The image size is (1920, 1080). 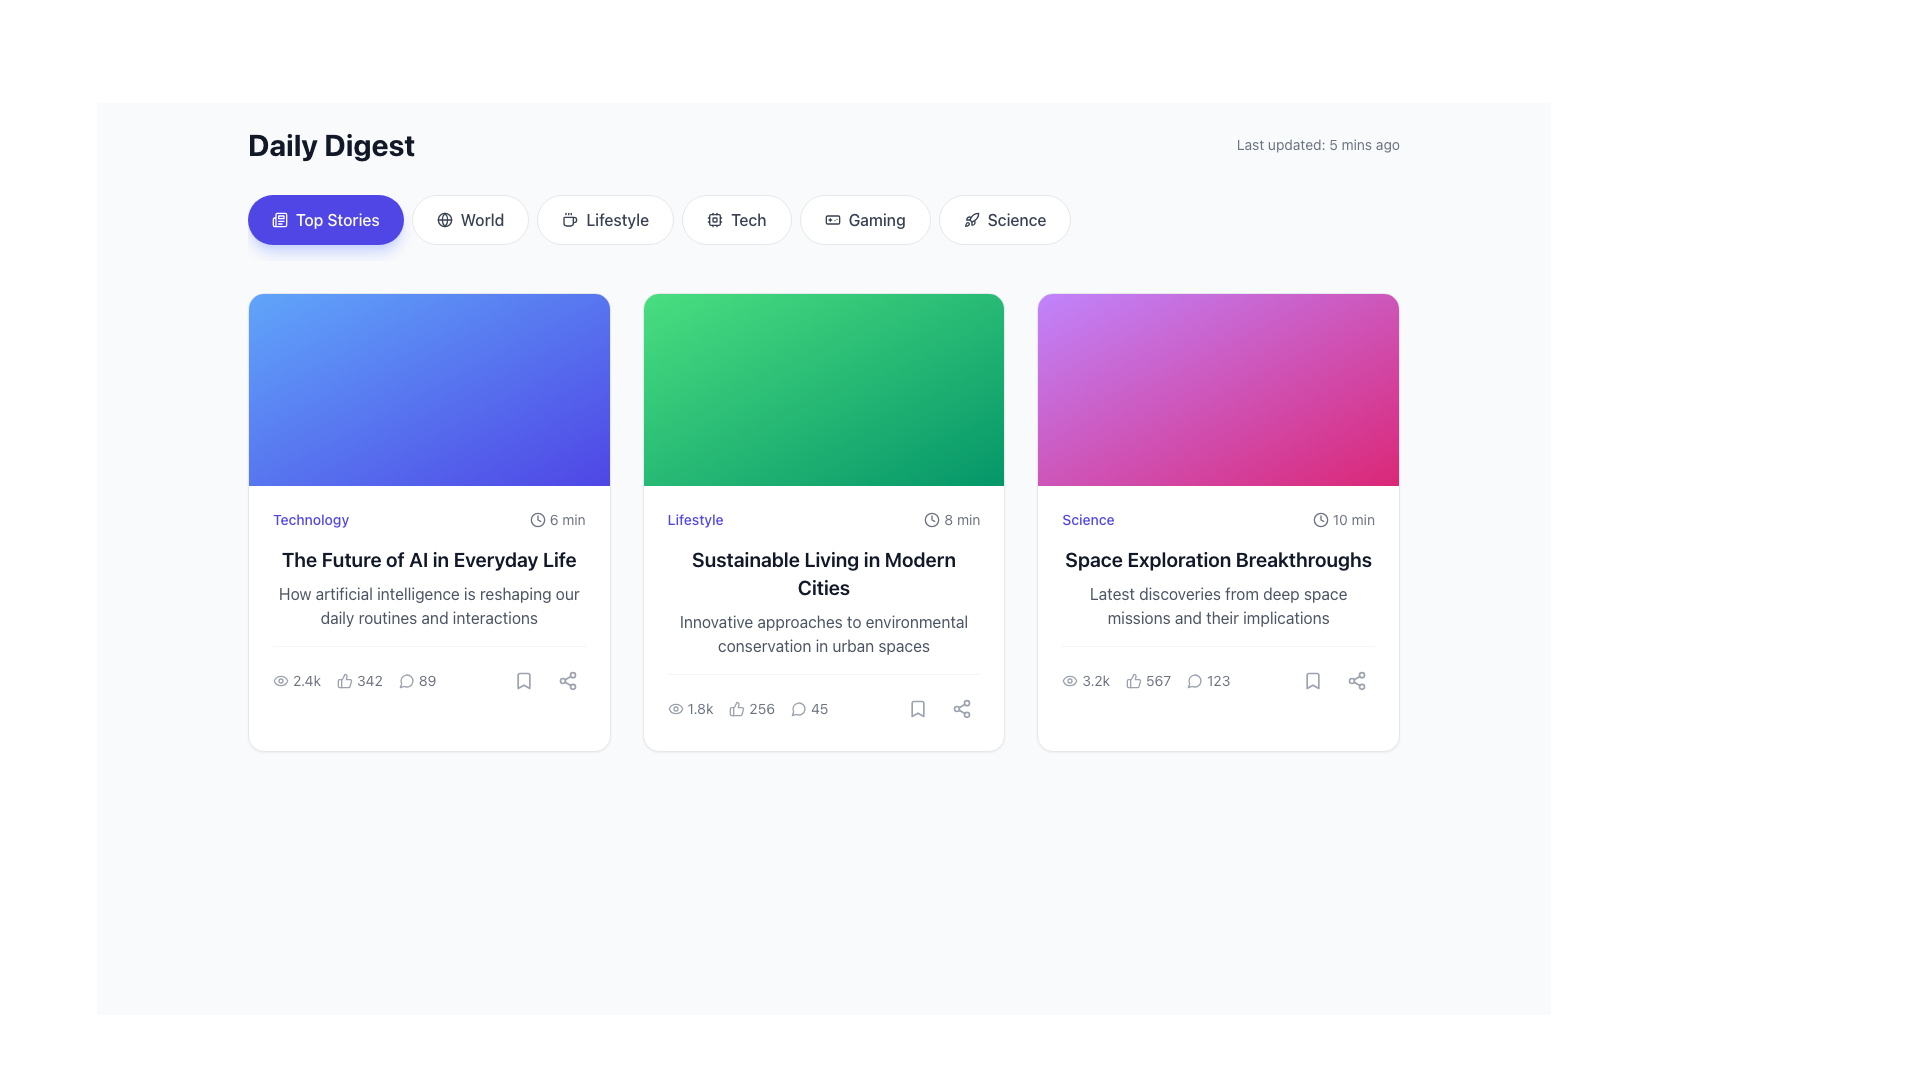 I want to click on value displayed in the text label showing '1.8k', which is located inside the second content card under the title 'Sustainable Living in Modern Cities', positioned to the left of the count indicators '256' and '45', so click(x=690, y=708).